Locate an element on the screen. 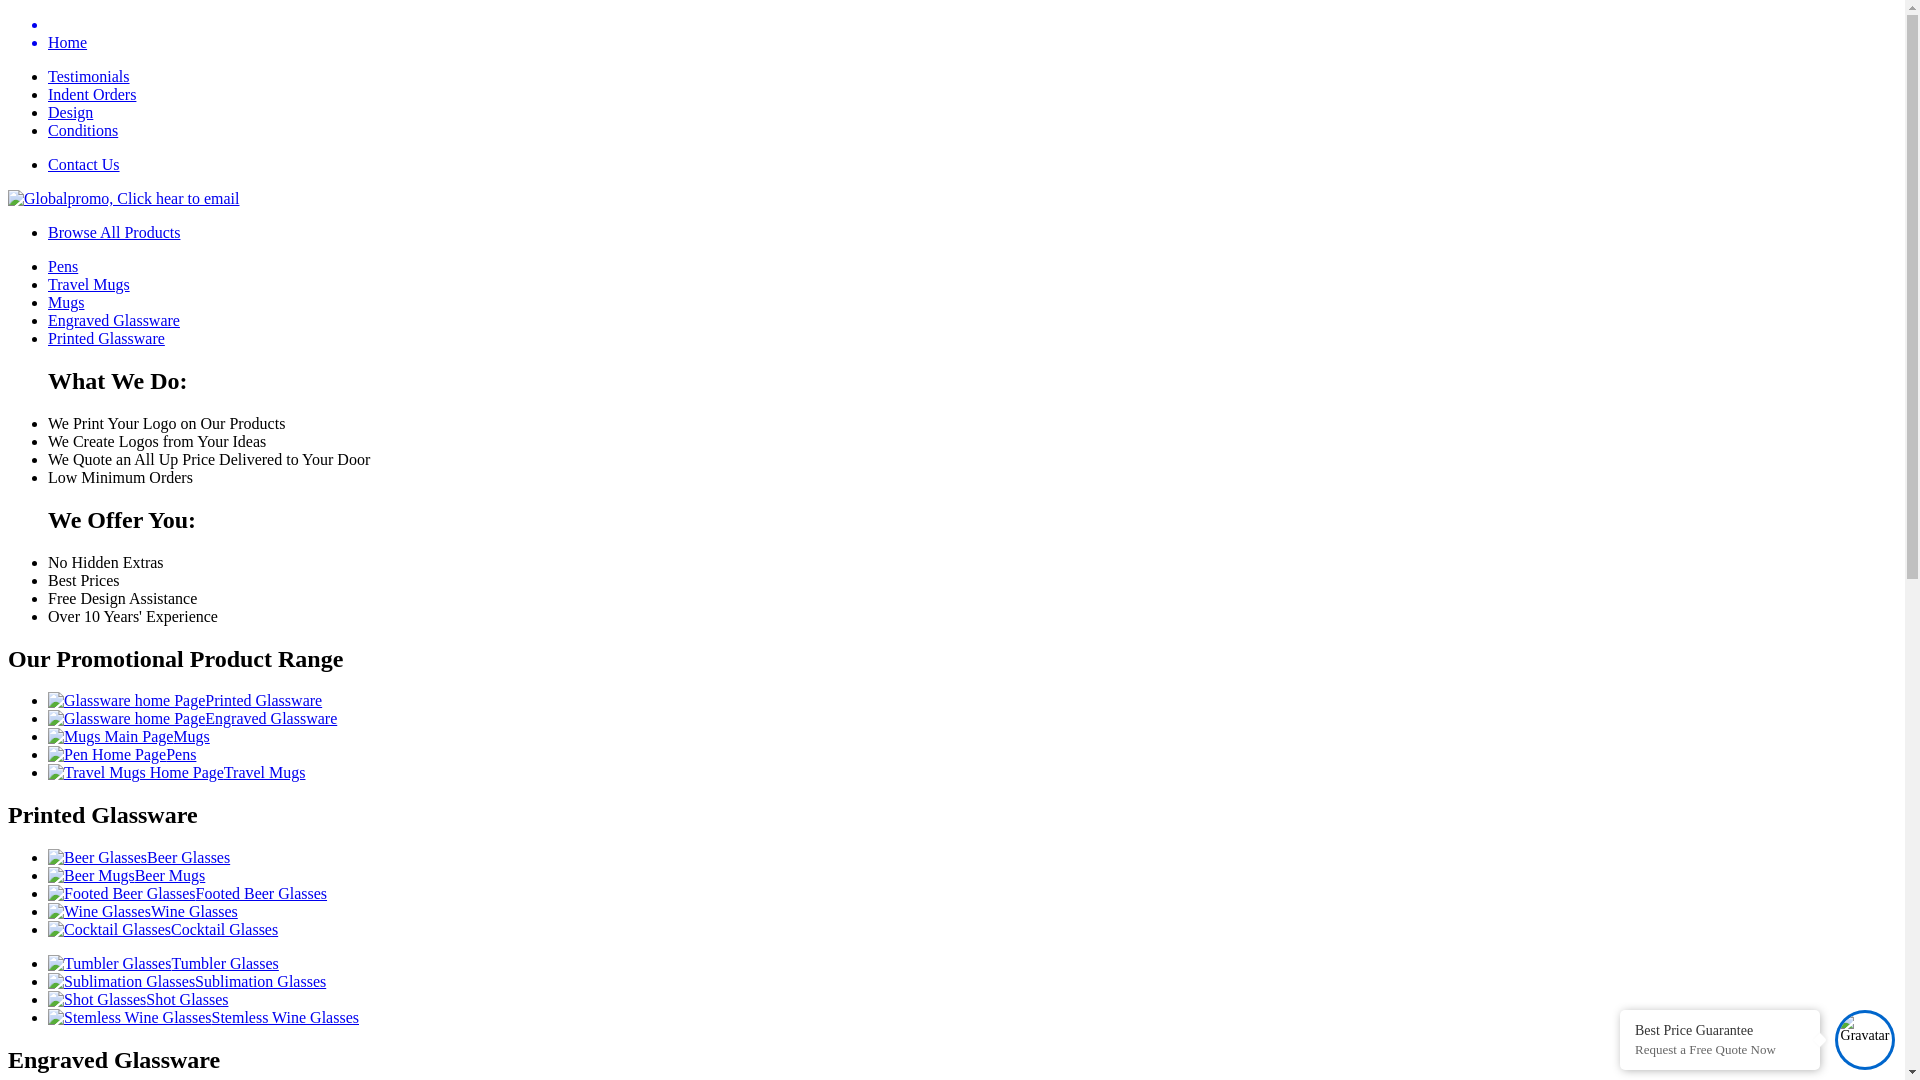 The height and width of the screenshot is (1080, 1920). 'Engraved Glassware' is located at coordinates (48, 717).